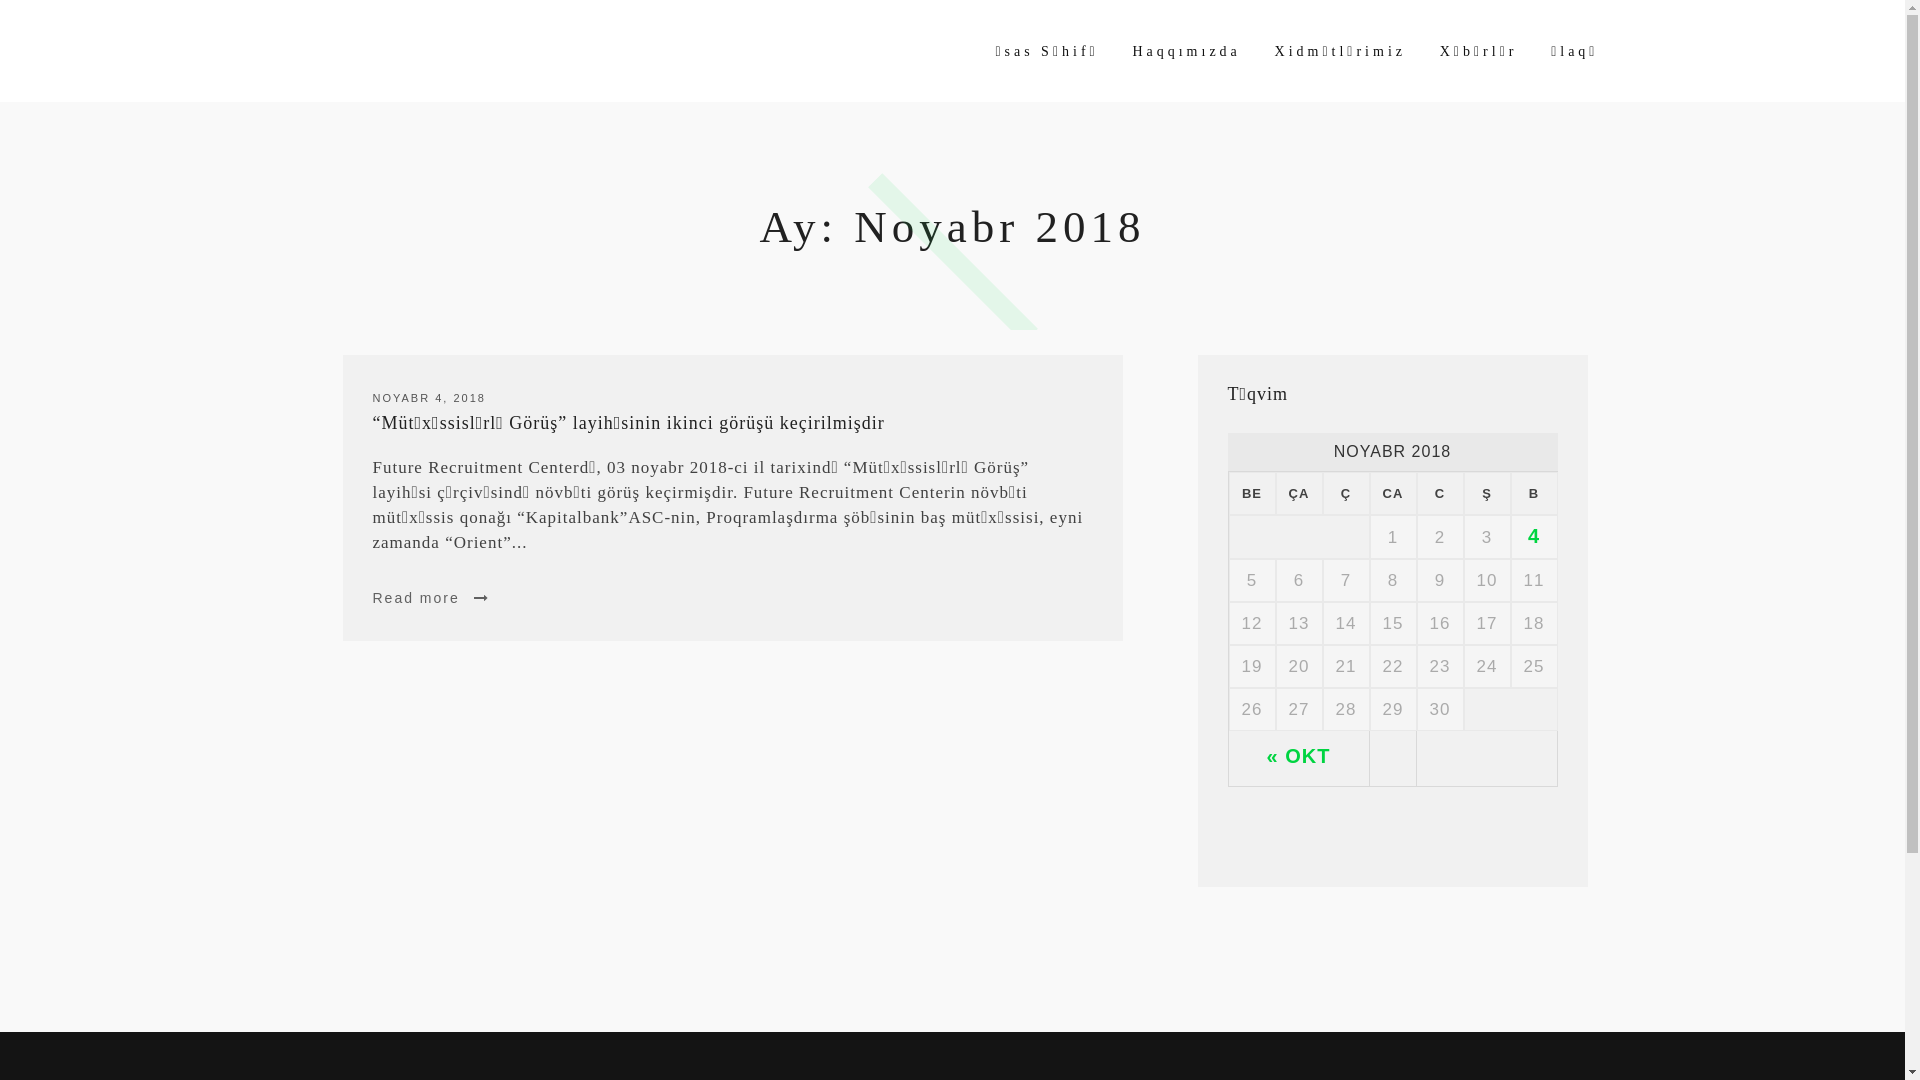  Describe the element at coordinates (1533, 535) in the screenshot. I see `'4'` at that location.